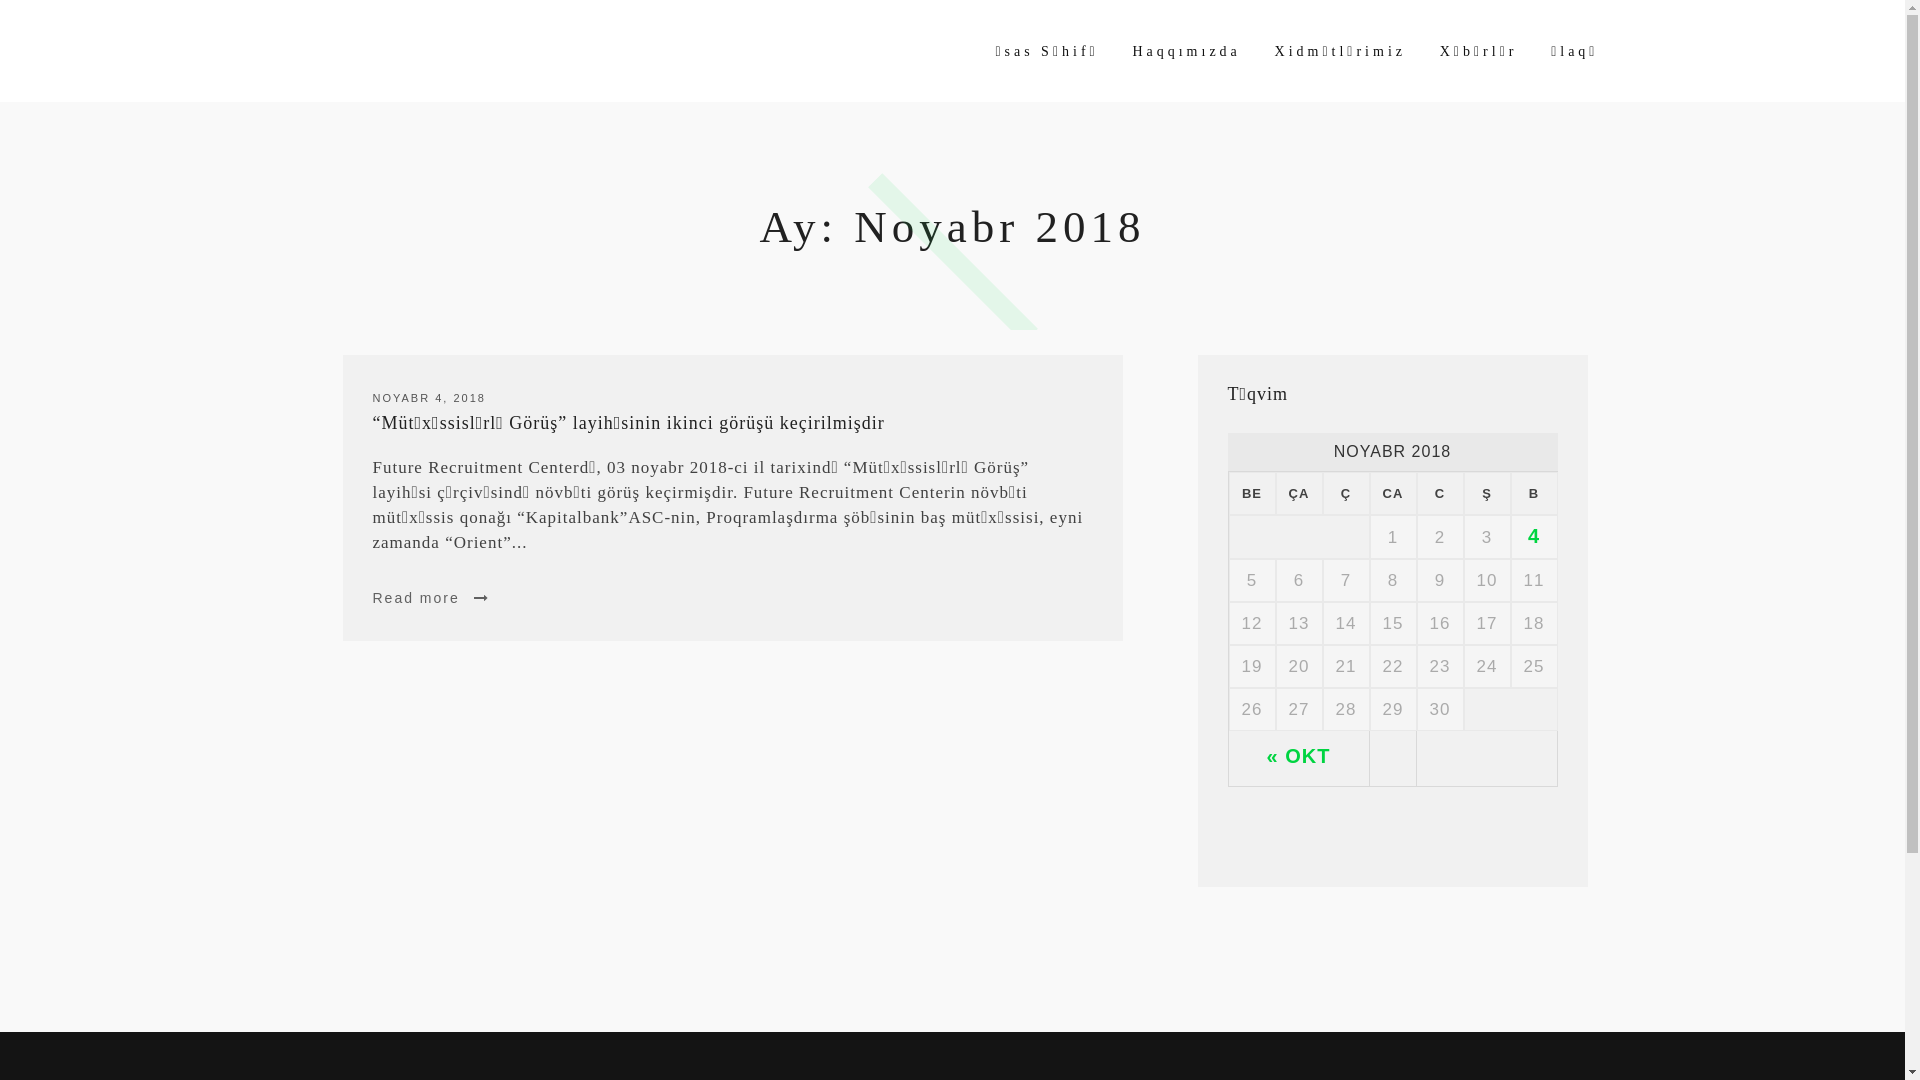  Describe the element at coordinates (1533, 535) in the screenshot. I see `'4'` at that location.